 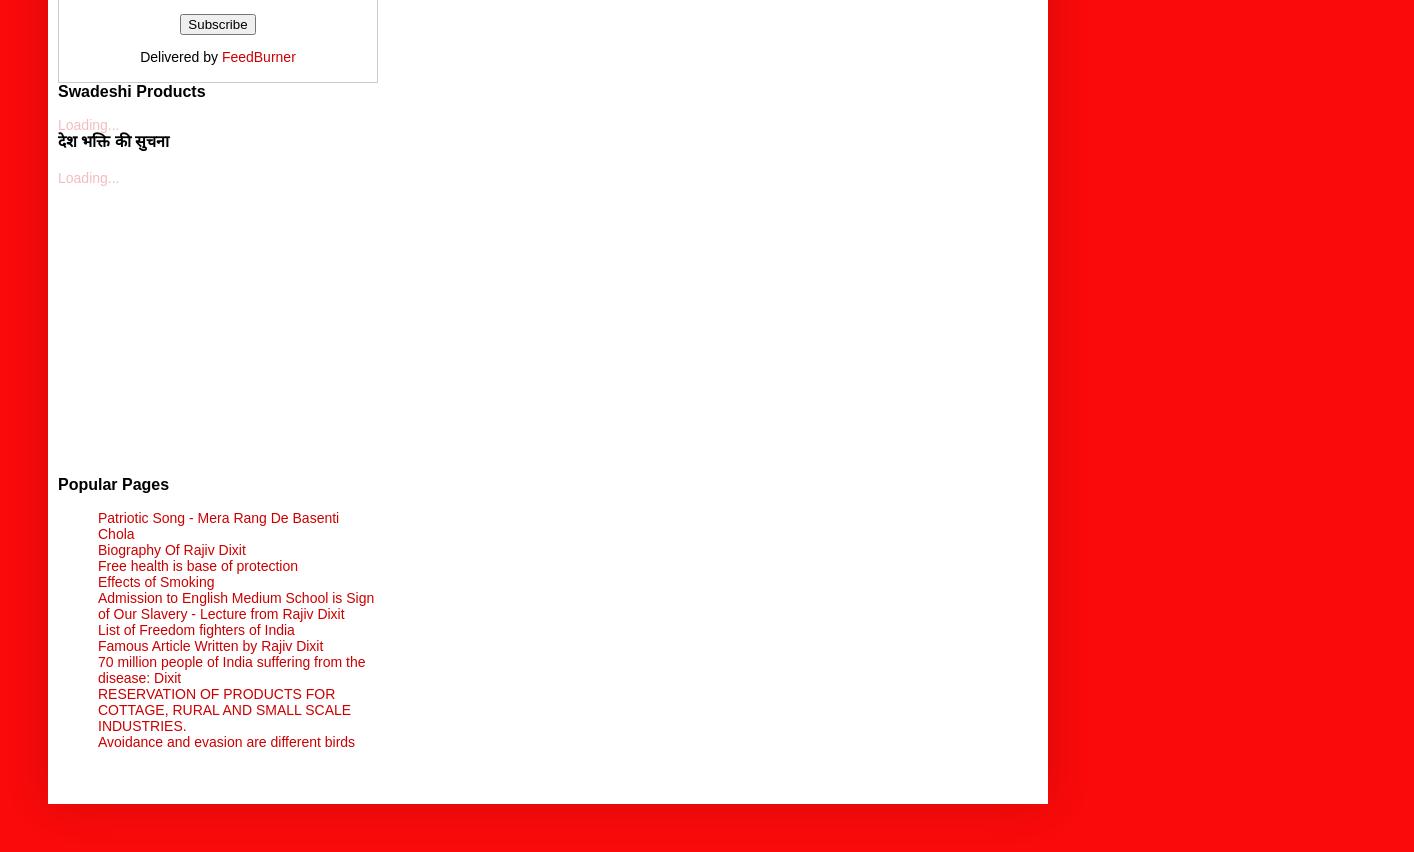 What do you see at coordinates (217, 524) in the screenshot?
I see `'Patriotic Song - Mera Rang De Basenti Chola'` at bounding box center [217, 524].